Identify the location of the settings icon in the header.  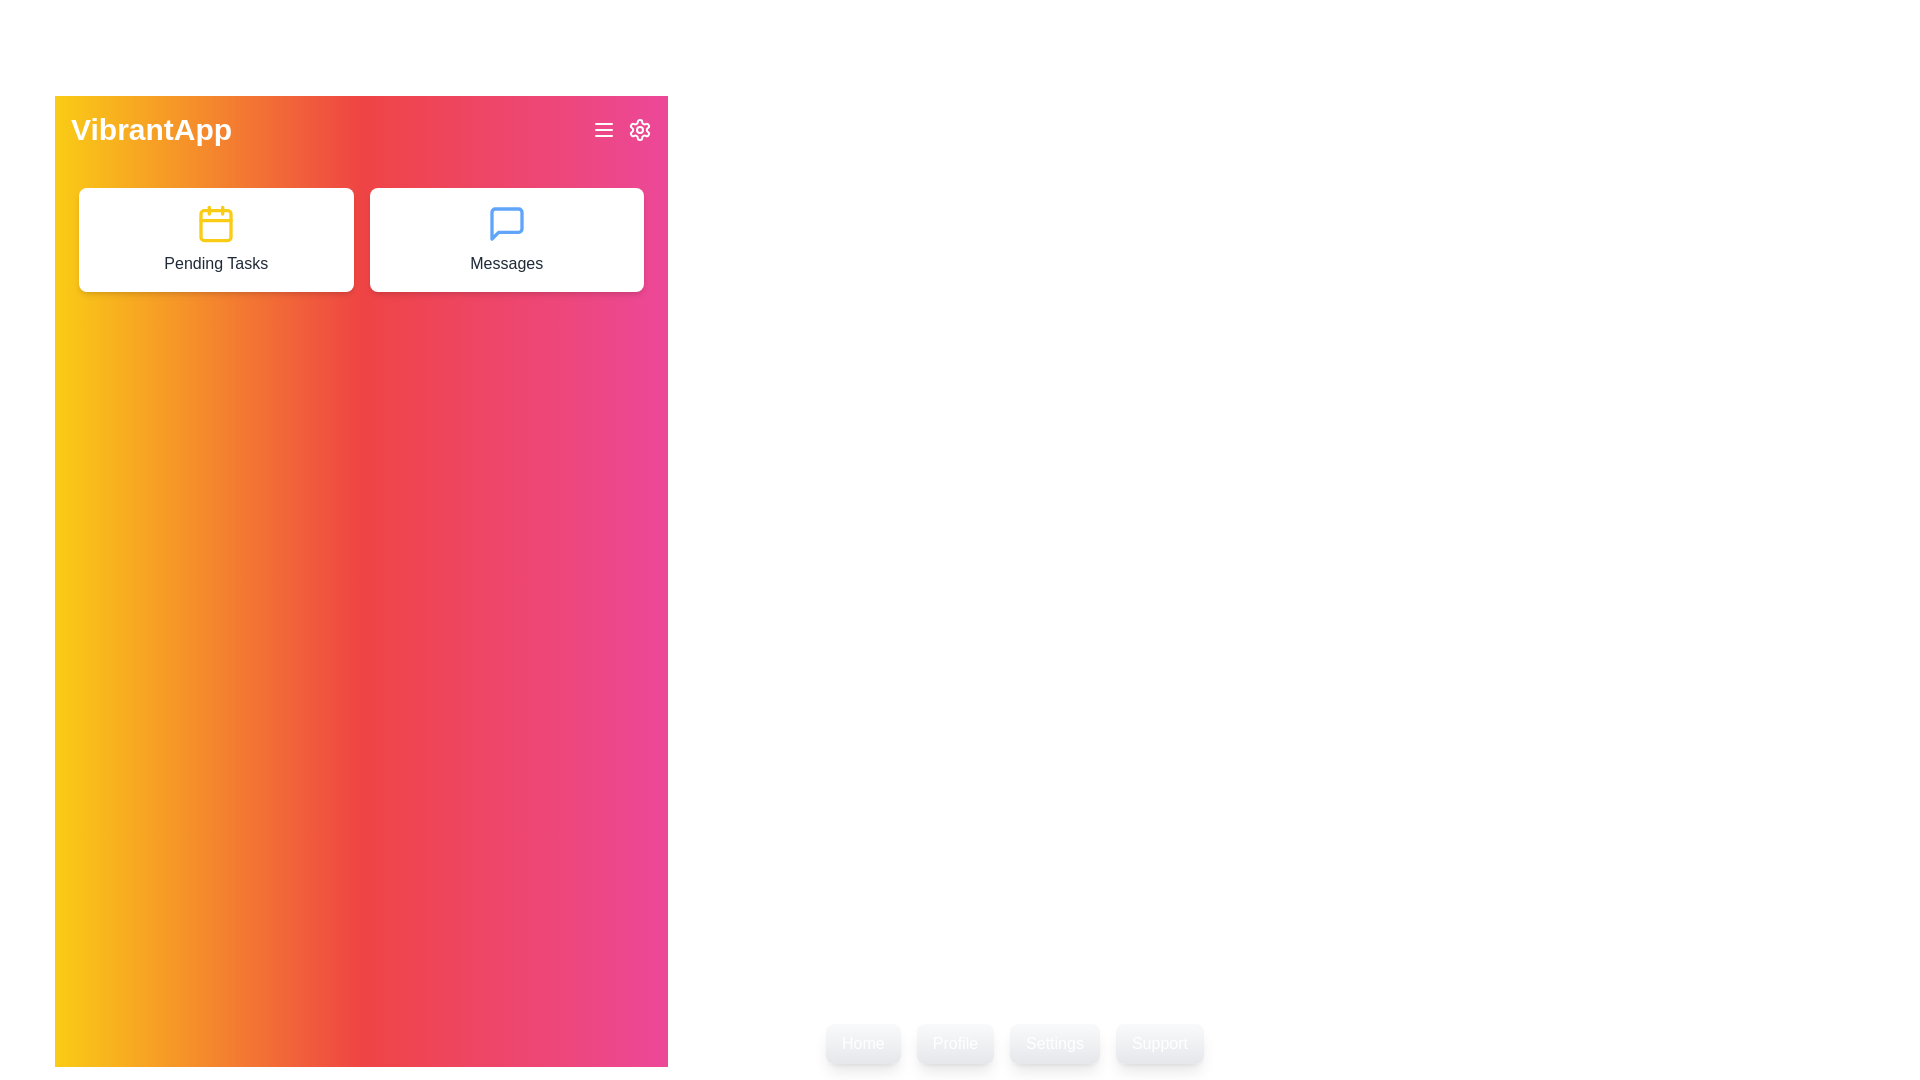
(638, 130).